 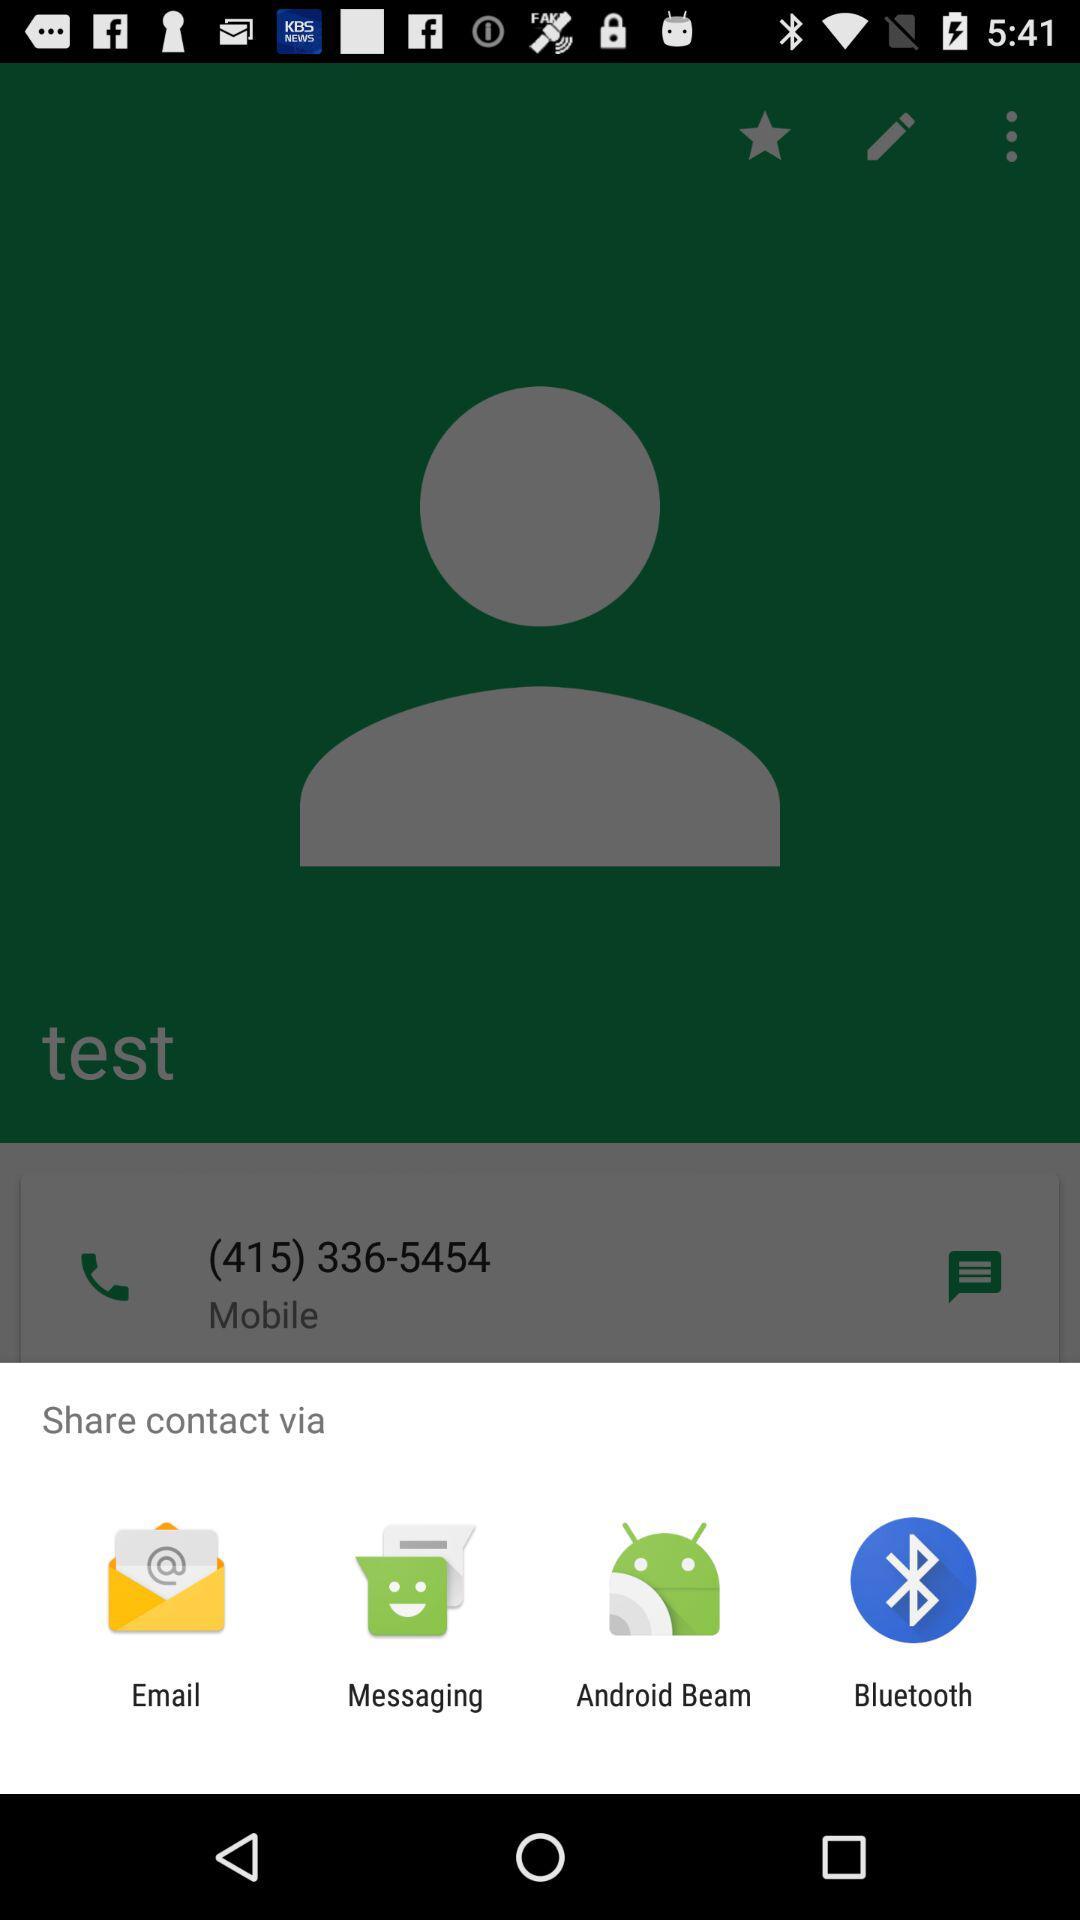 What do you see at coordinates (165, 1711) in the screenshot?
I see `email` at bounding box center [165, 1711].